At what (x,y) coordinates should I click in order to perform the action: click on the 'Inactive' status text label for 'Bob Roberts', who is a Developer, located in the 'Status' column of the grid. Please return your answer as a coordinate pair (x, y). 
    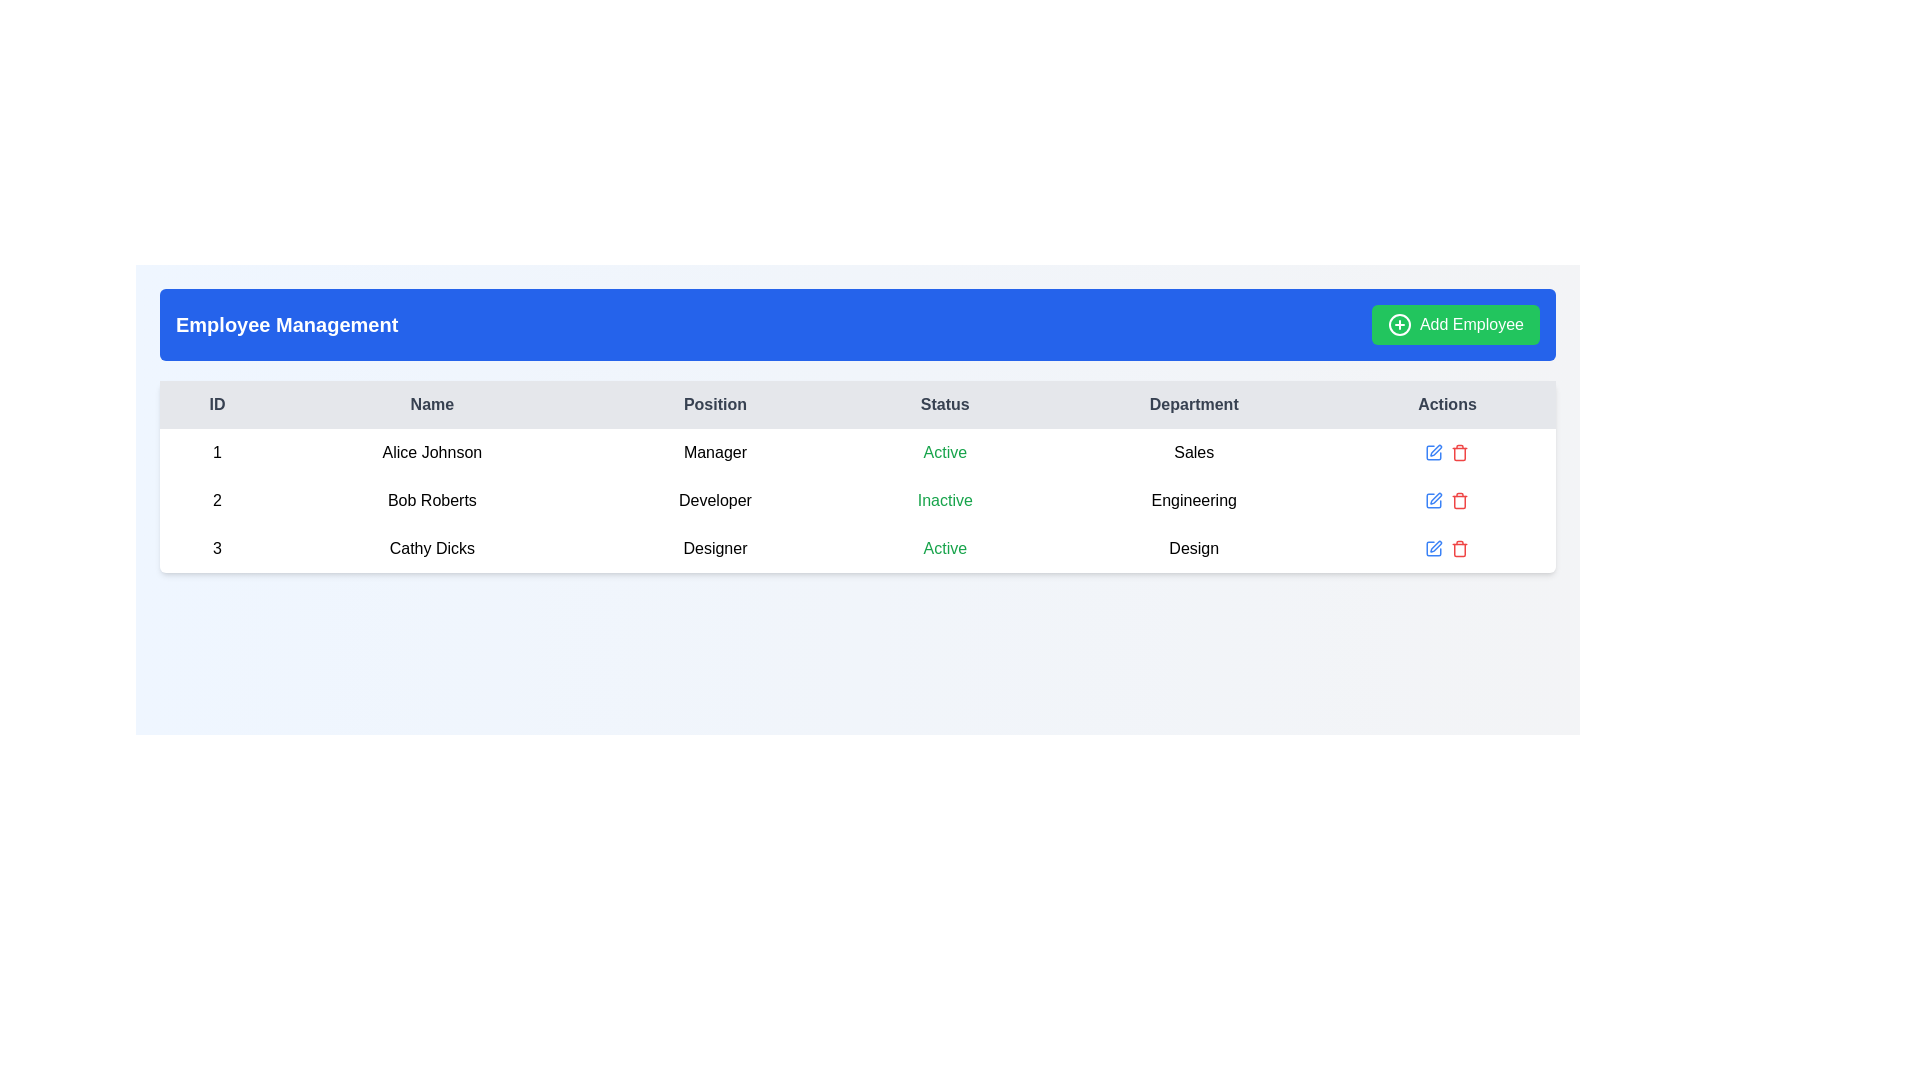
    Looking at the image, I should click on (944, 500).